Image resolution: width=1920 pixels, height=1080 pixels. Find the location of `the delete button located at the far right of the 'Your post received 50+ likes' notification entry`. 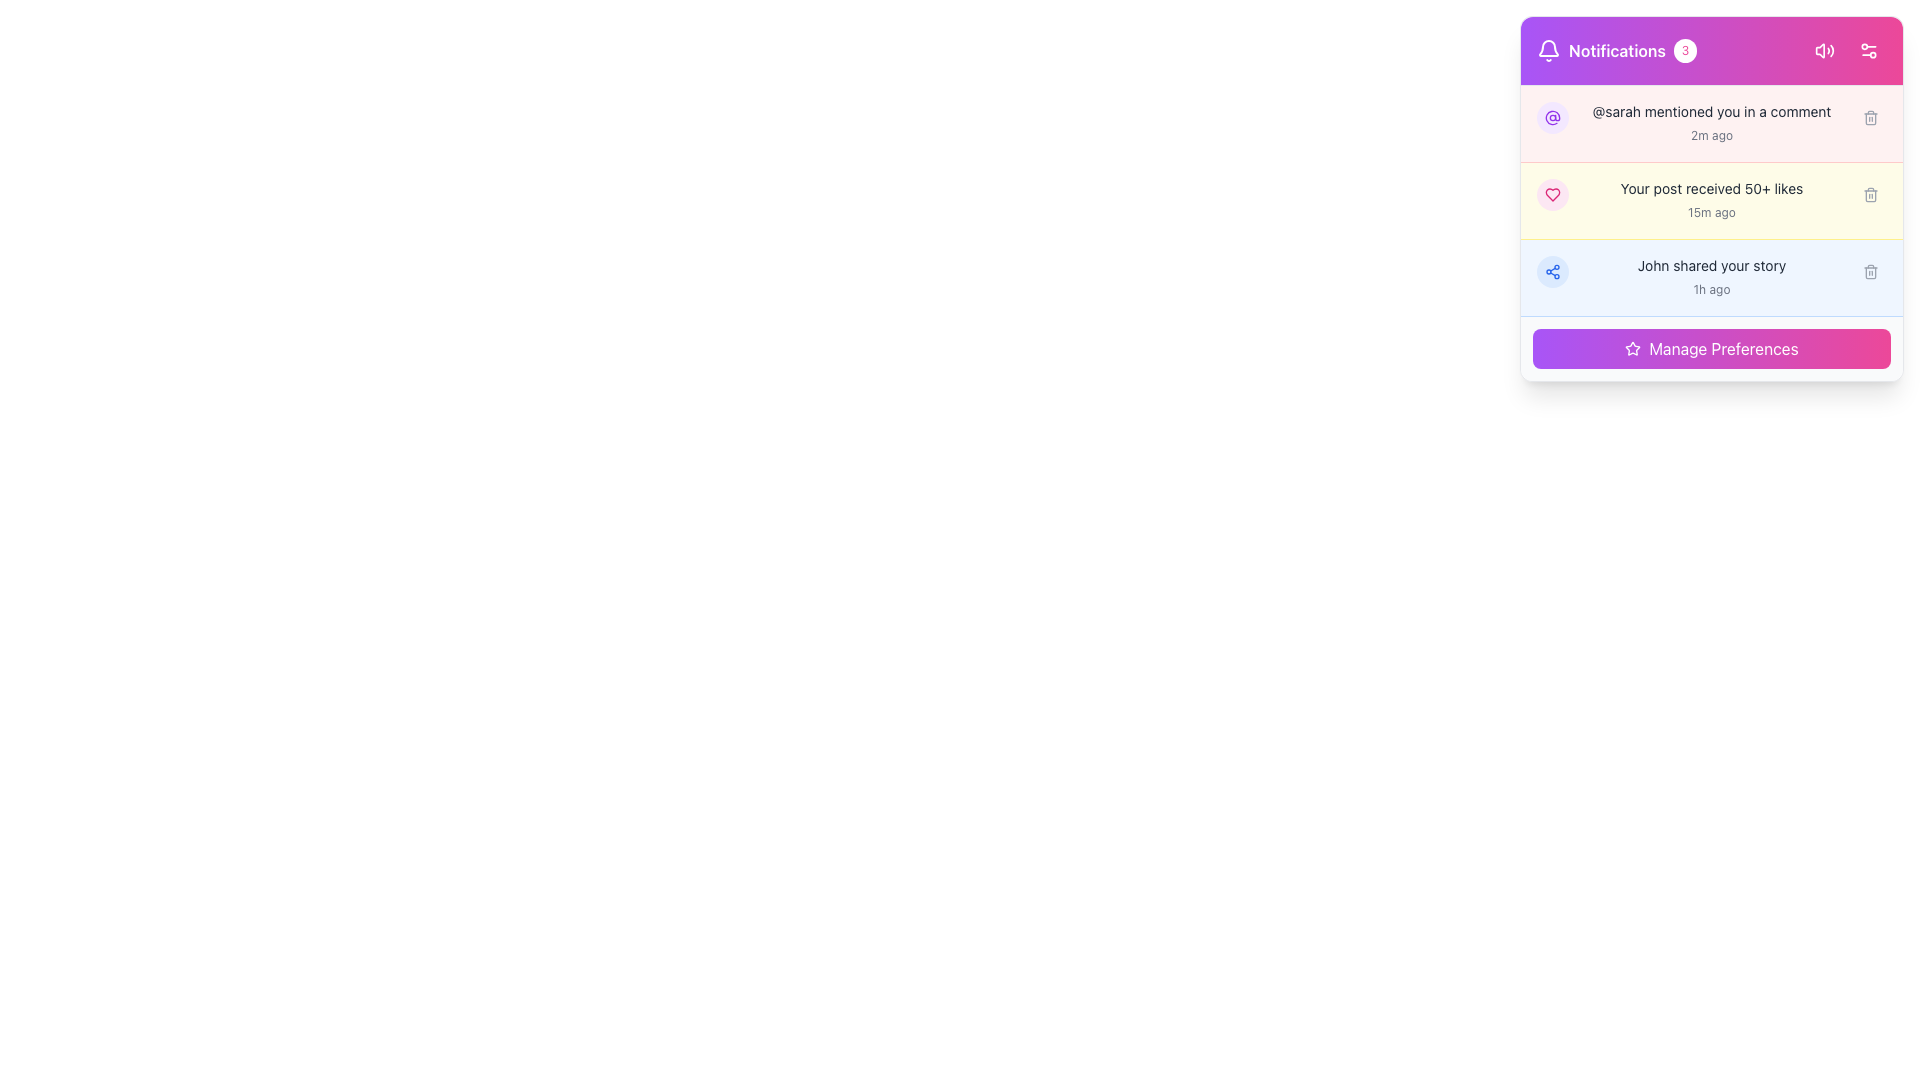

the delete button located at the far right of the 'Your post received 50+ likes' notification entry is located at coordinates (1870, 195).